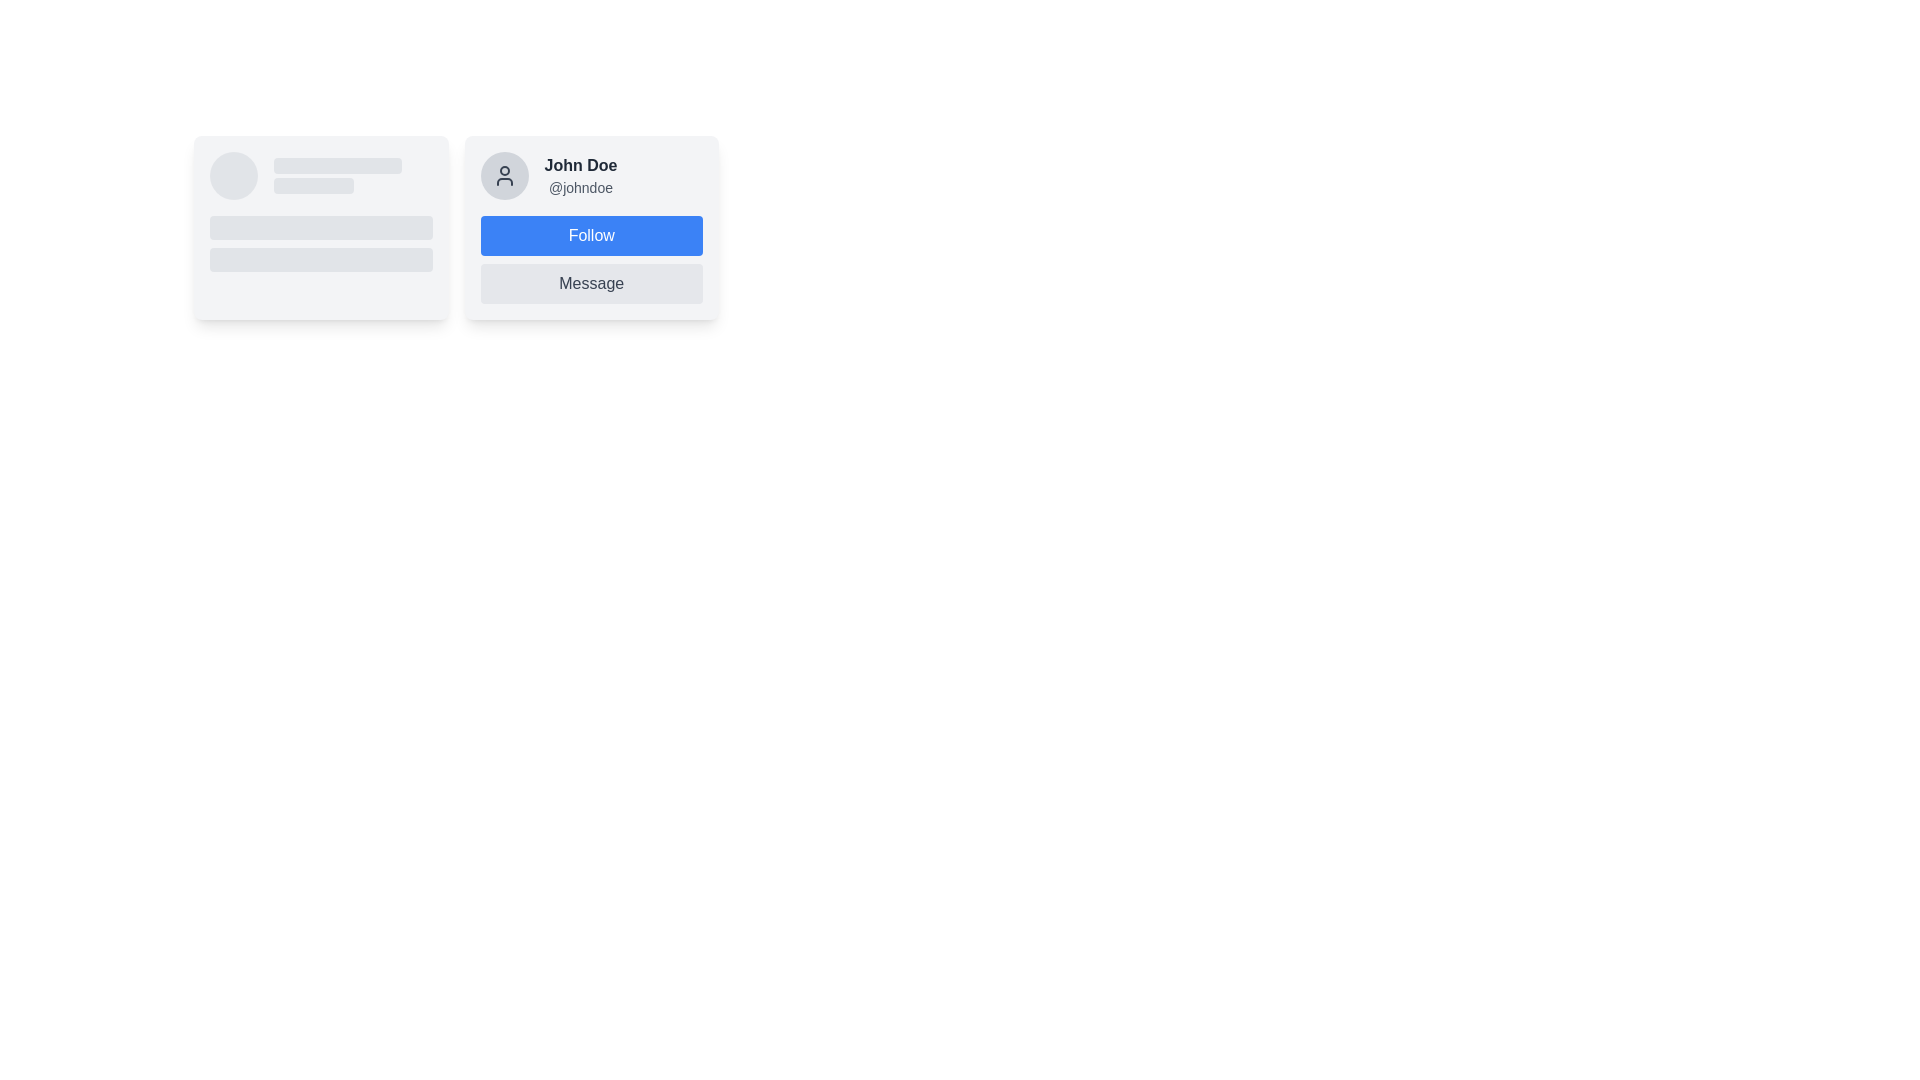 This screenshot has width=1920, height=1080. I want to click on the Text Display that shows the user's name and username, positioned between the avatar and the buttons, so click(579, 175).